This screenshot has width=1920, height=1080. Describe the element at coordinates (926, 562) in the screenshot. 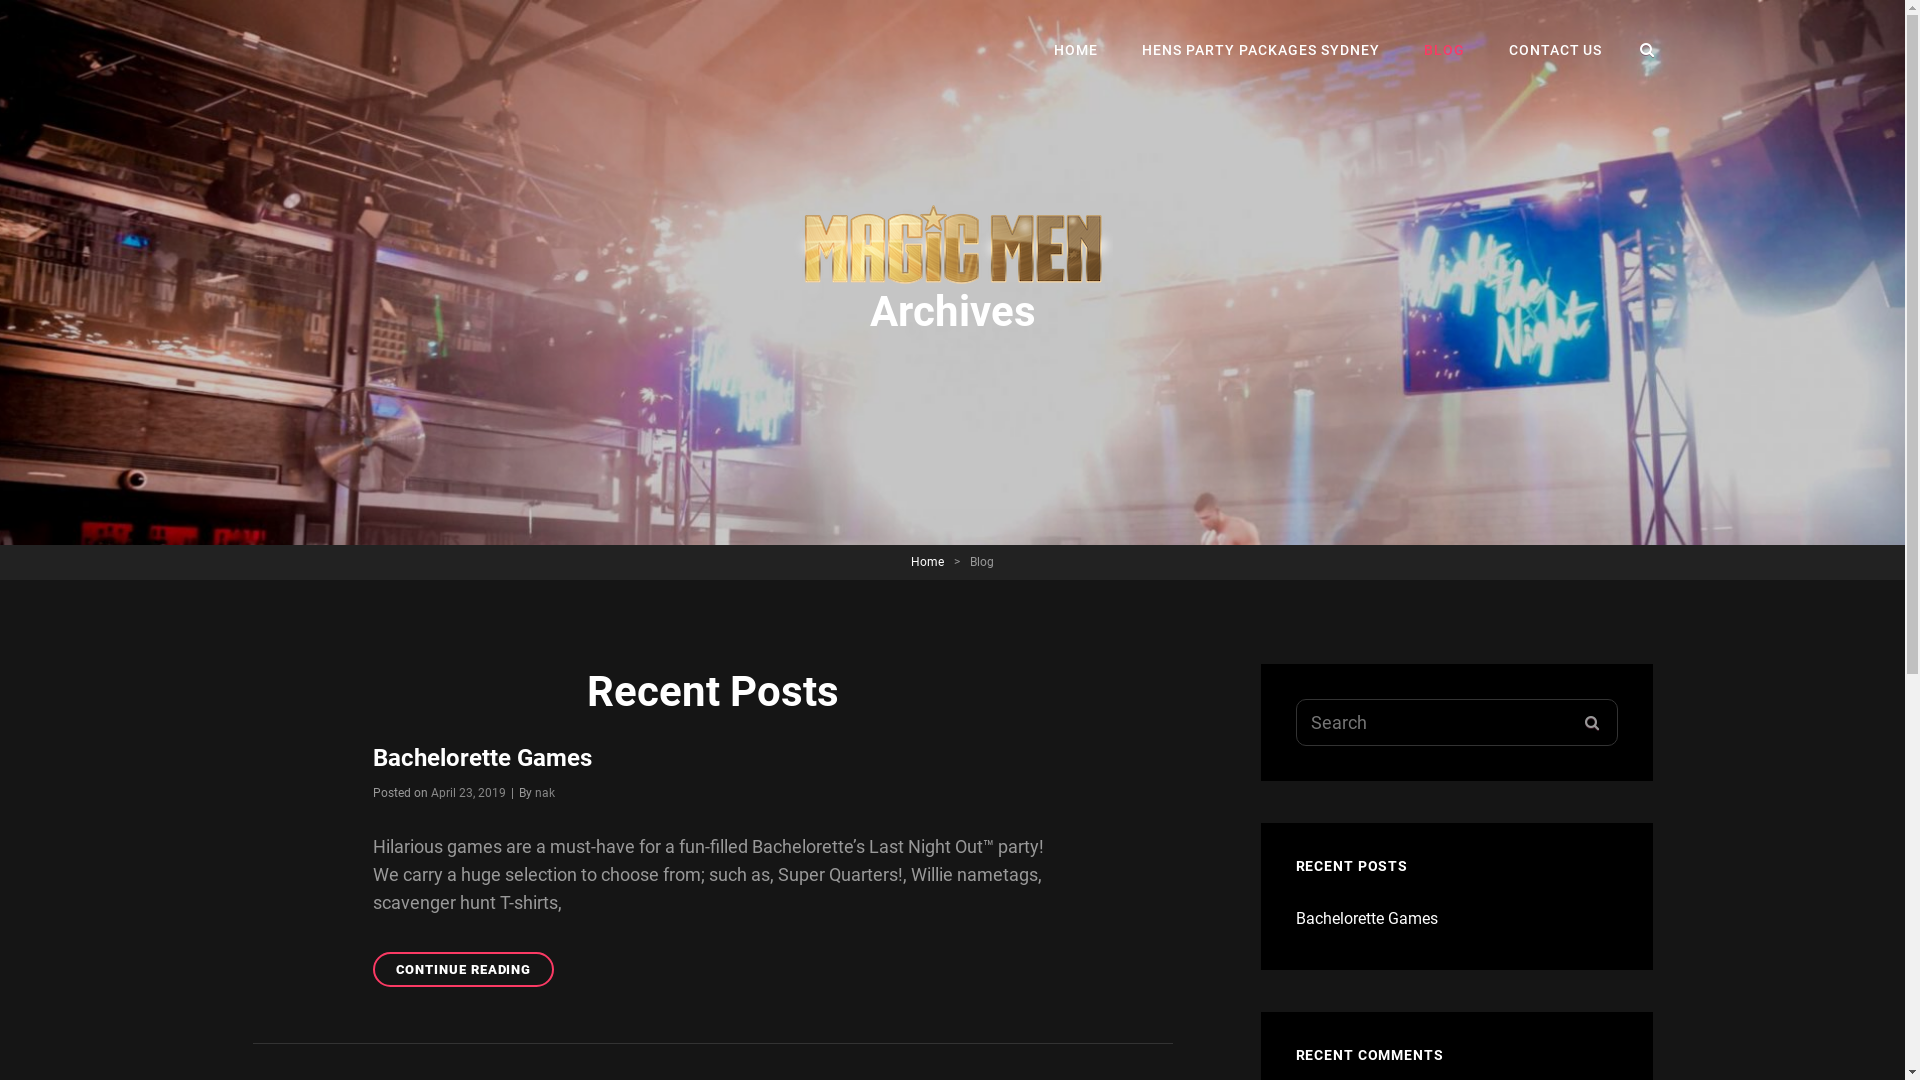

I see `'Home'` at that location.